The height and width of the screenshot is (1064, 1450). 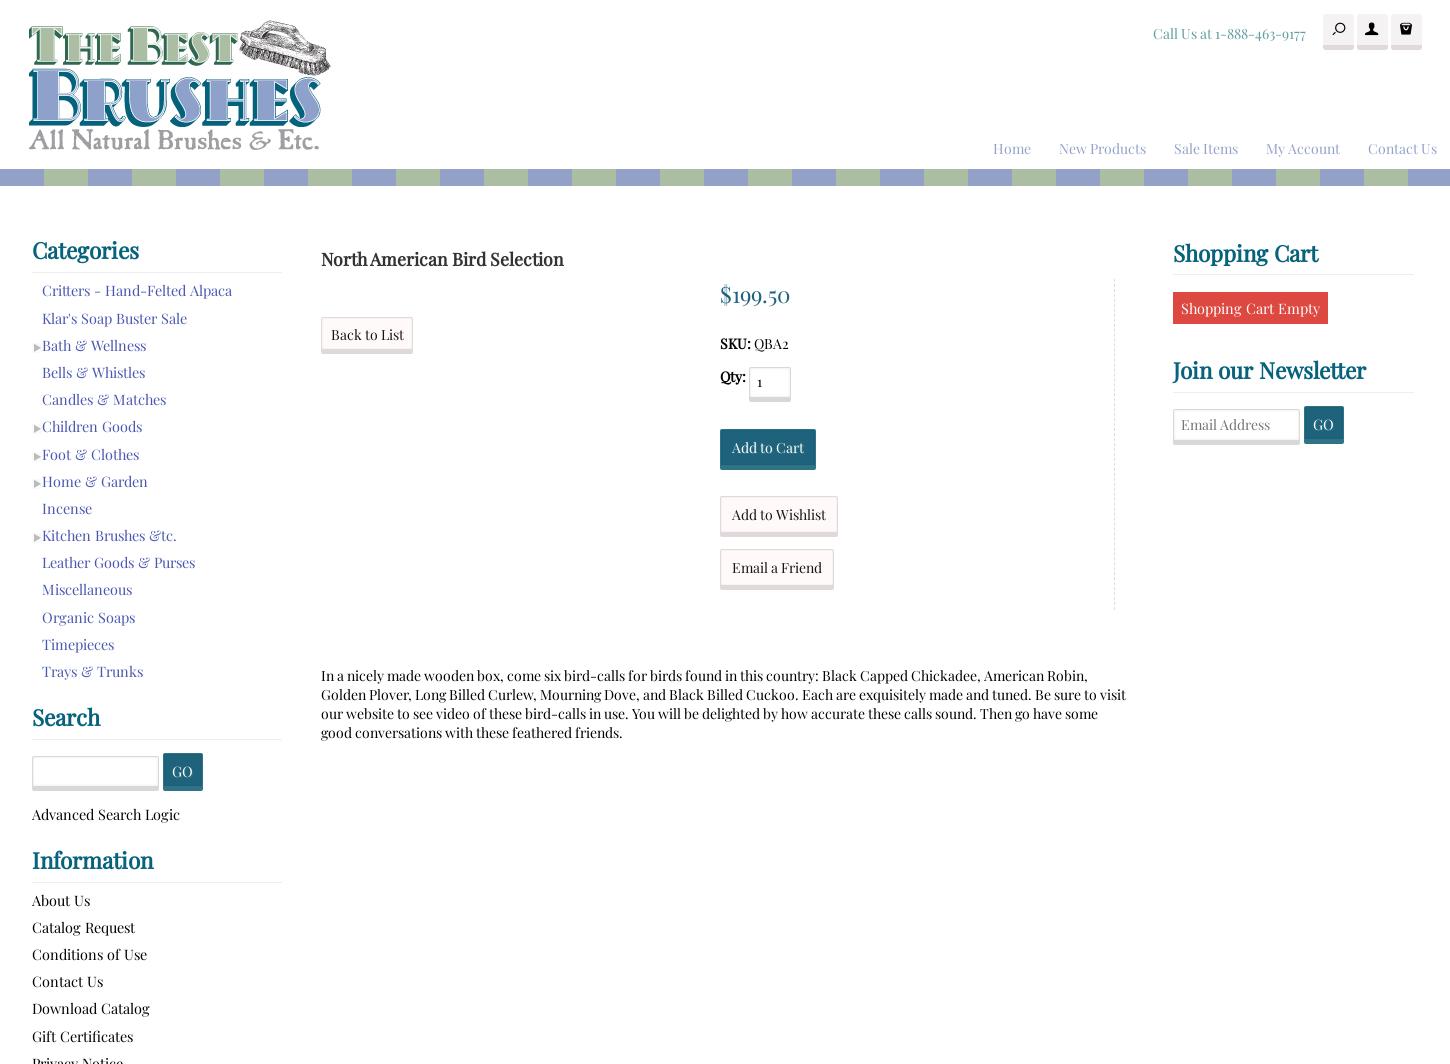 What do you see at coordinates (90, 1008) in the screenshot?
I see `'Download Catalog'` at bounding box center [90, 1008].